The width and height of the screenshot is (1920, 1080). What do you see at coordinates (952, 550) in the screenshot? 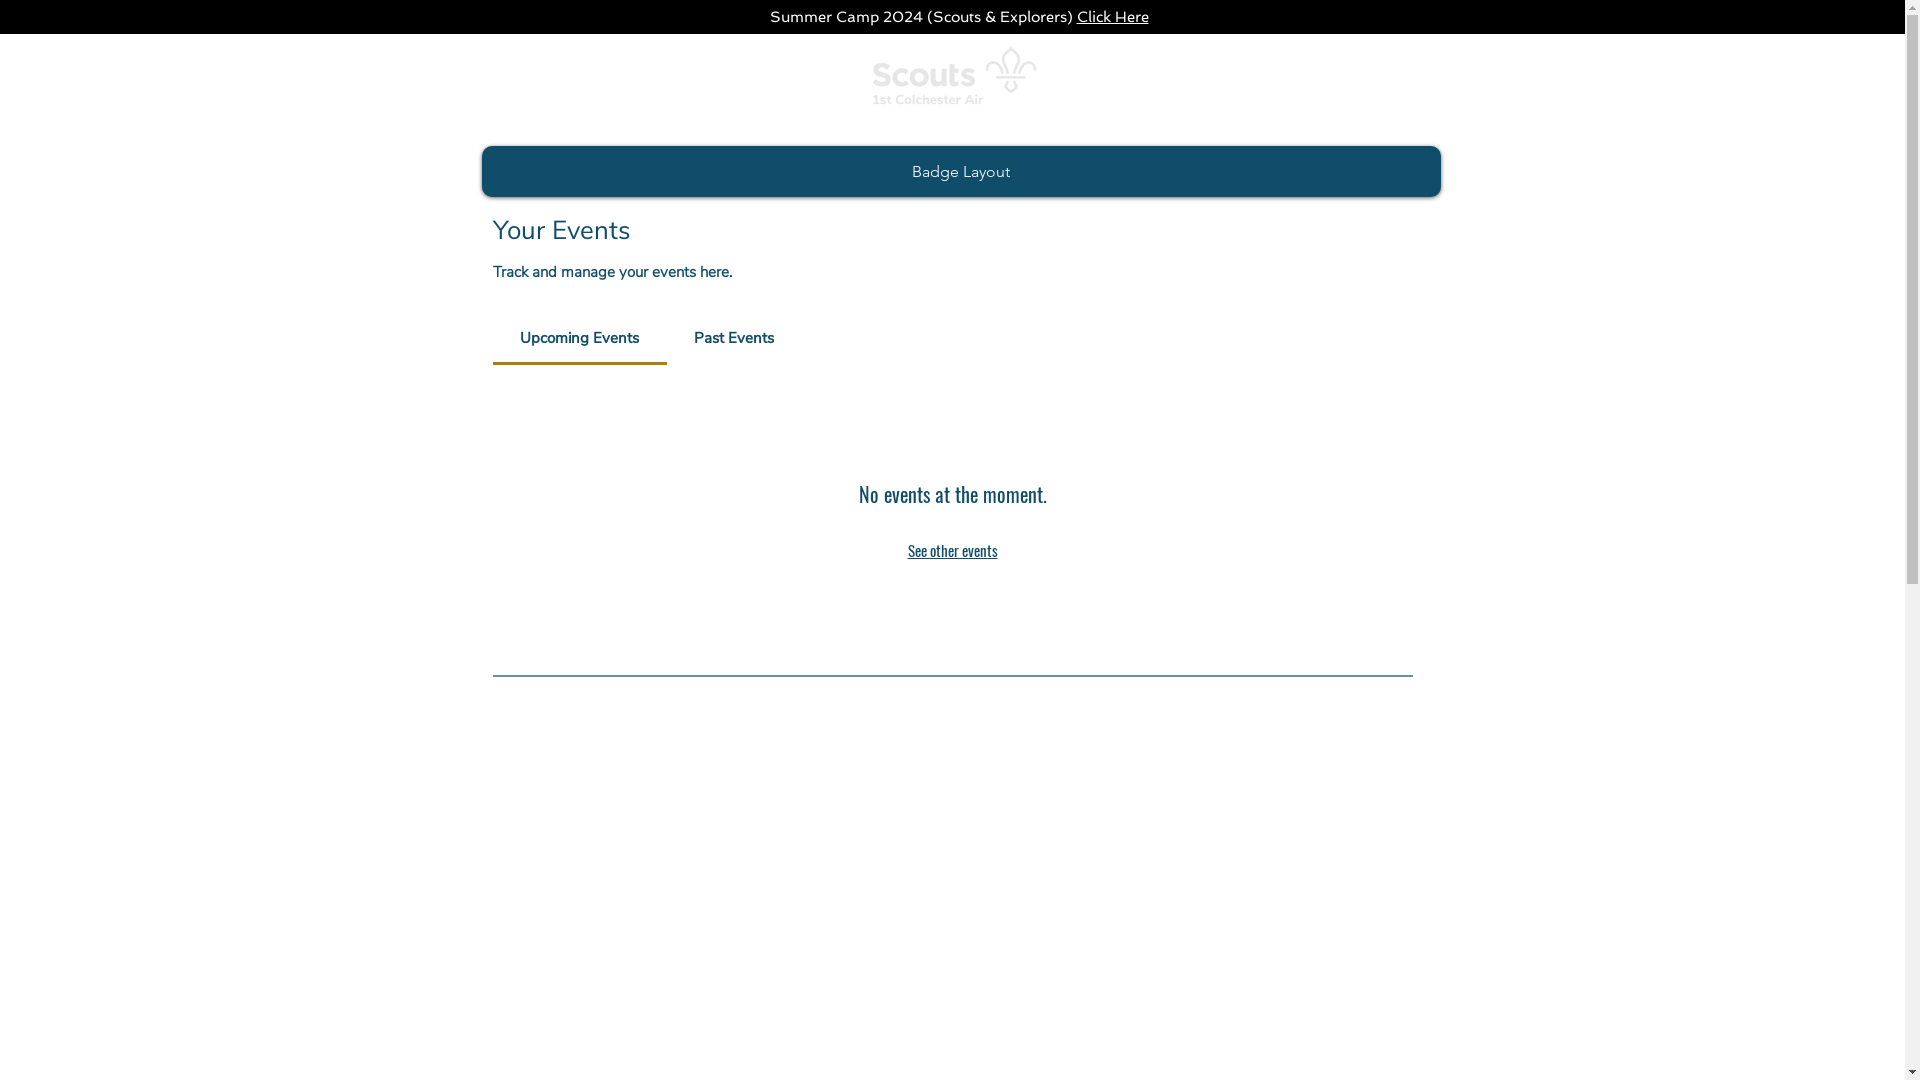
I see `'See other events'` at bounding box center [952, 550].